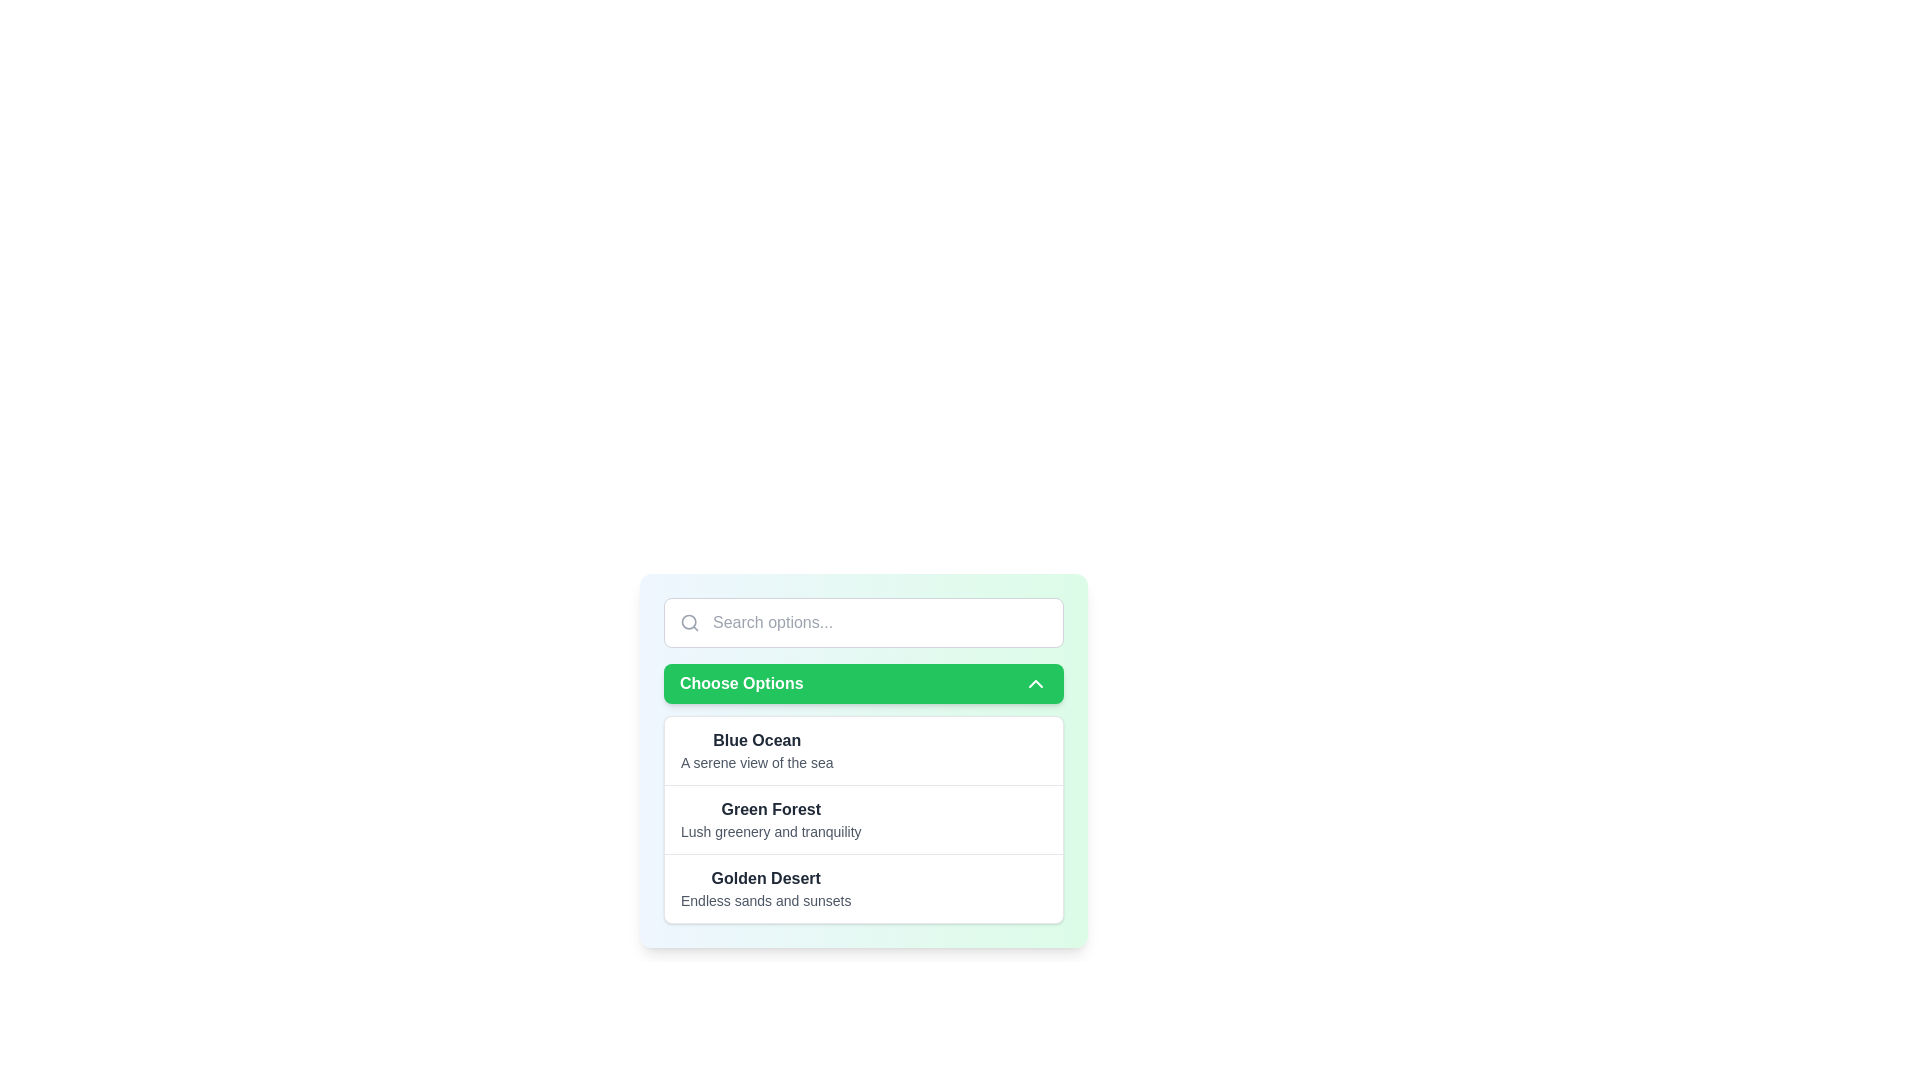 The height and width of the screenshot is (1080, 1920). What do you see at coordinates (770, 832) in the screenshot?
I see `the text label displaying 'Lush greenery and tranquility', which is located below the title 'Green Forest' in the dropdown menu` at bounding box center [770, 832].